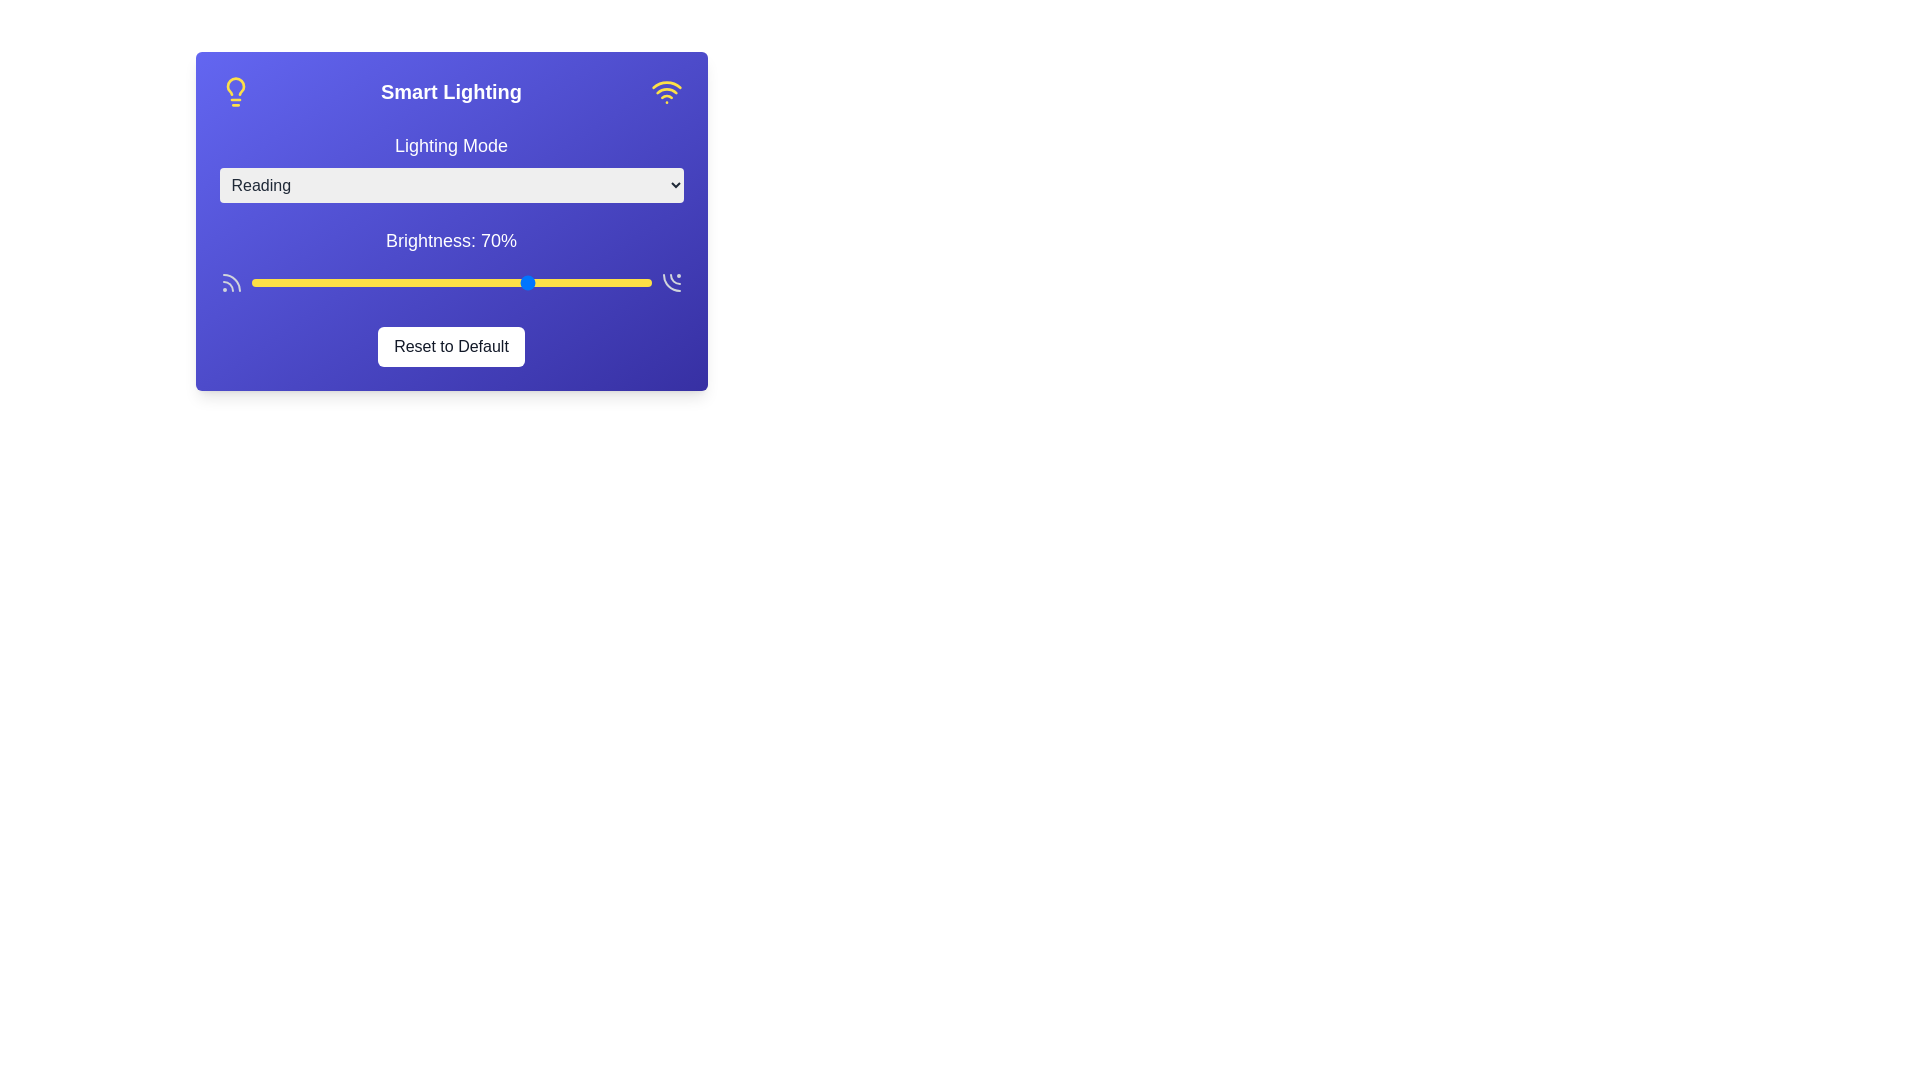 The height and width of the screenshot is (1080, 1920). Describe the element at coordinates (450, 185) in the screenshot. I see `the lighting mode Focus from the dropdown menu` at that location.